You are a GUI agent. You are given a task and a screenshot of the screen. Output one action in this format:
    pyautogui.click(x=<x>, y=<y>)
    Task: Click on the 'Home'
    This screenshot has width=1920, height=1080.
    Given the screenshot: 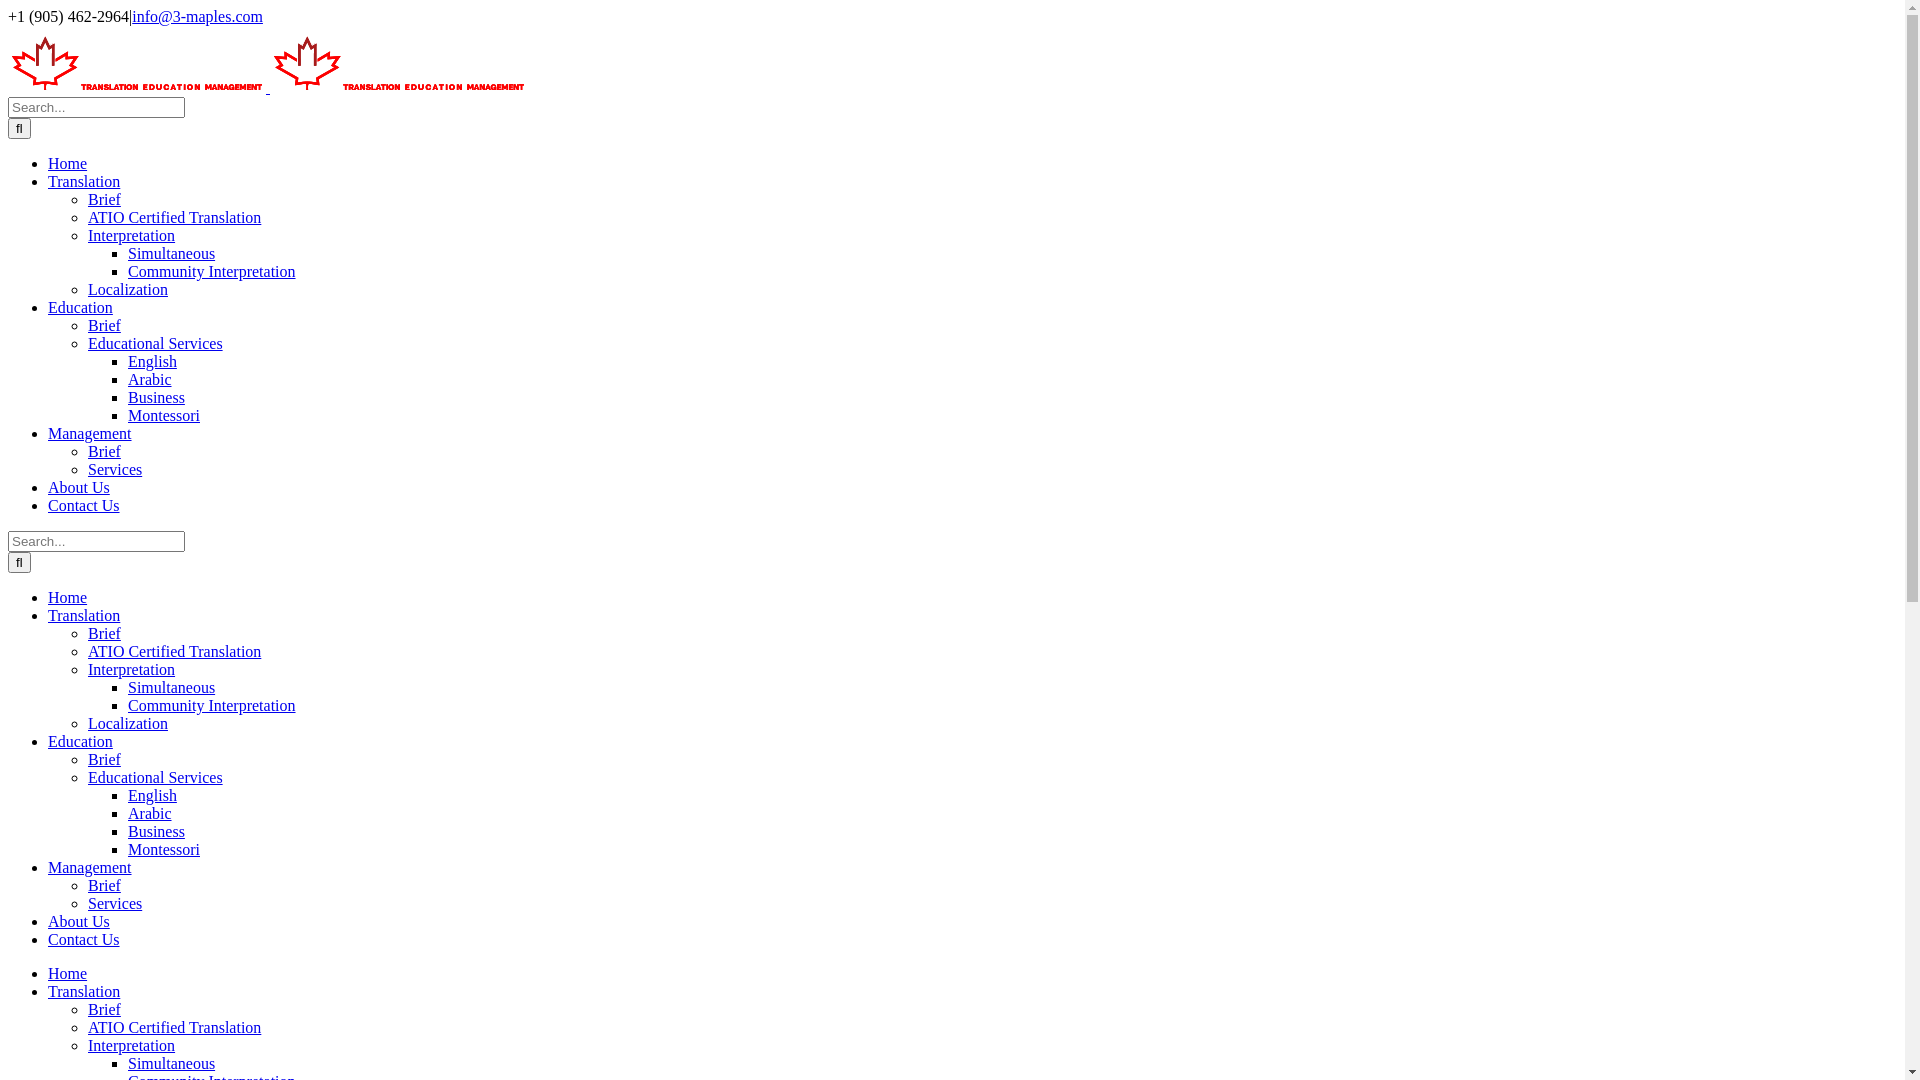 What is the action you would take?
    pyautogui.click(x=67, y=596)
    